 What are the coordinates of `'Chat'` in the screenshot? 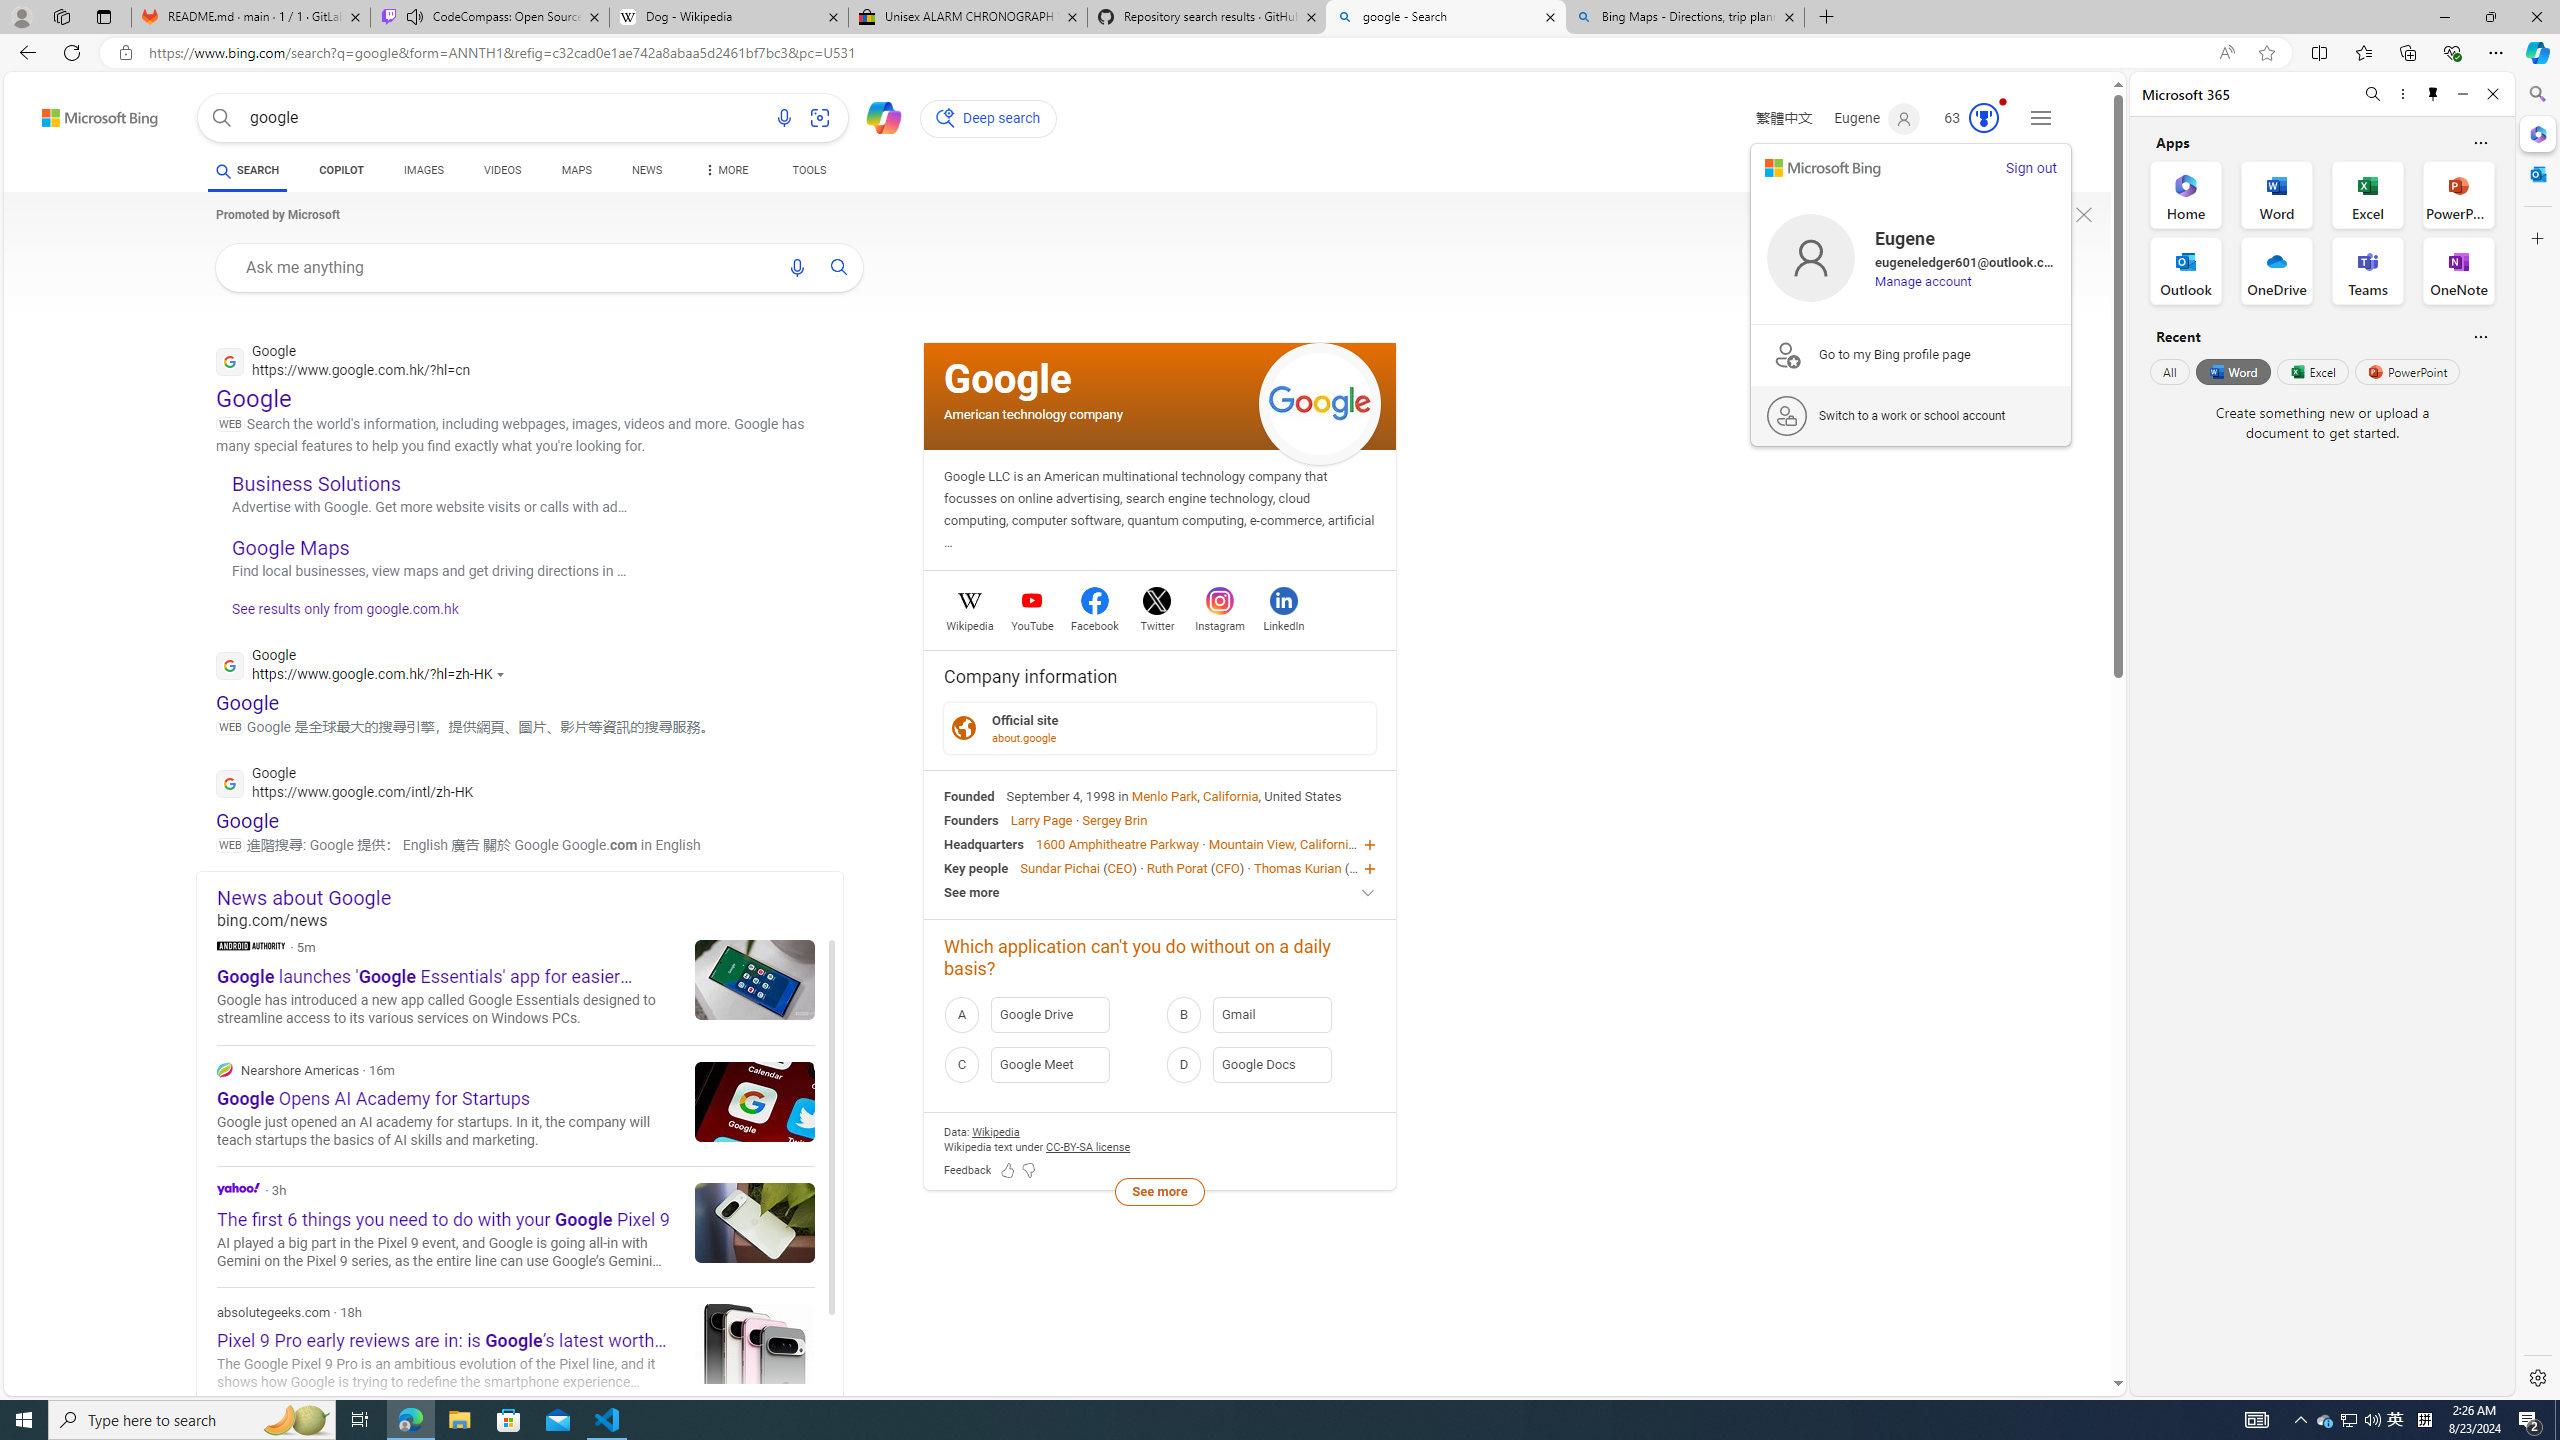 It's located at (875, 114).